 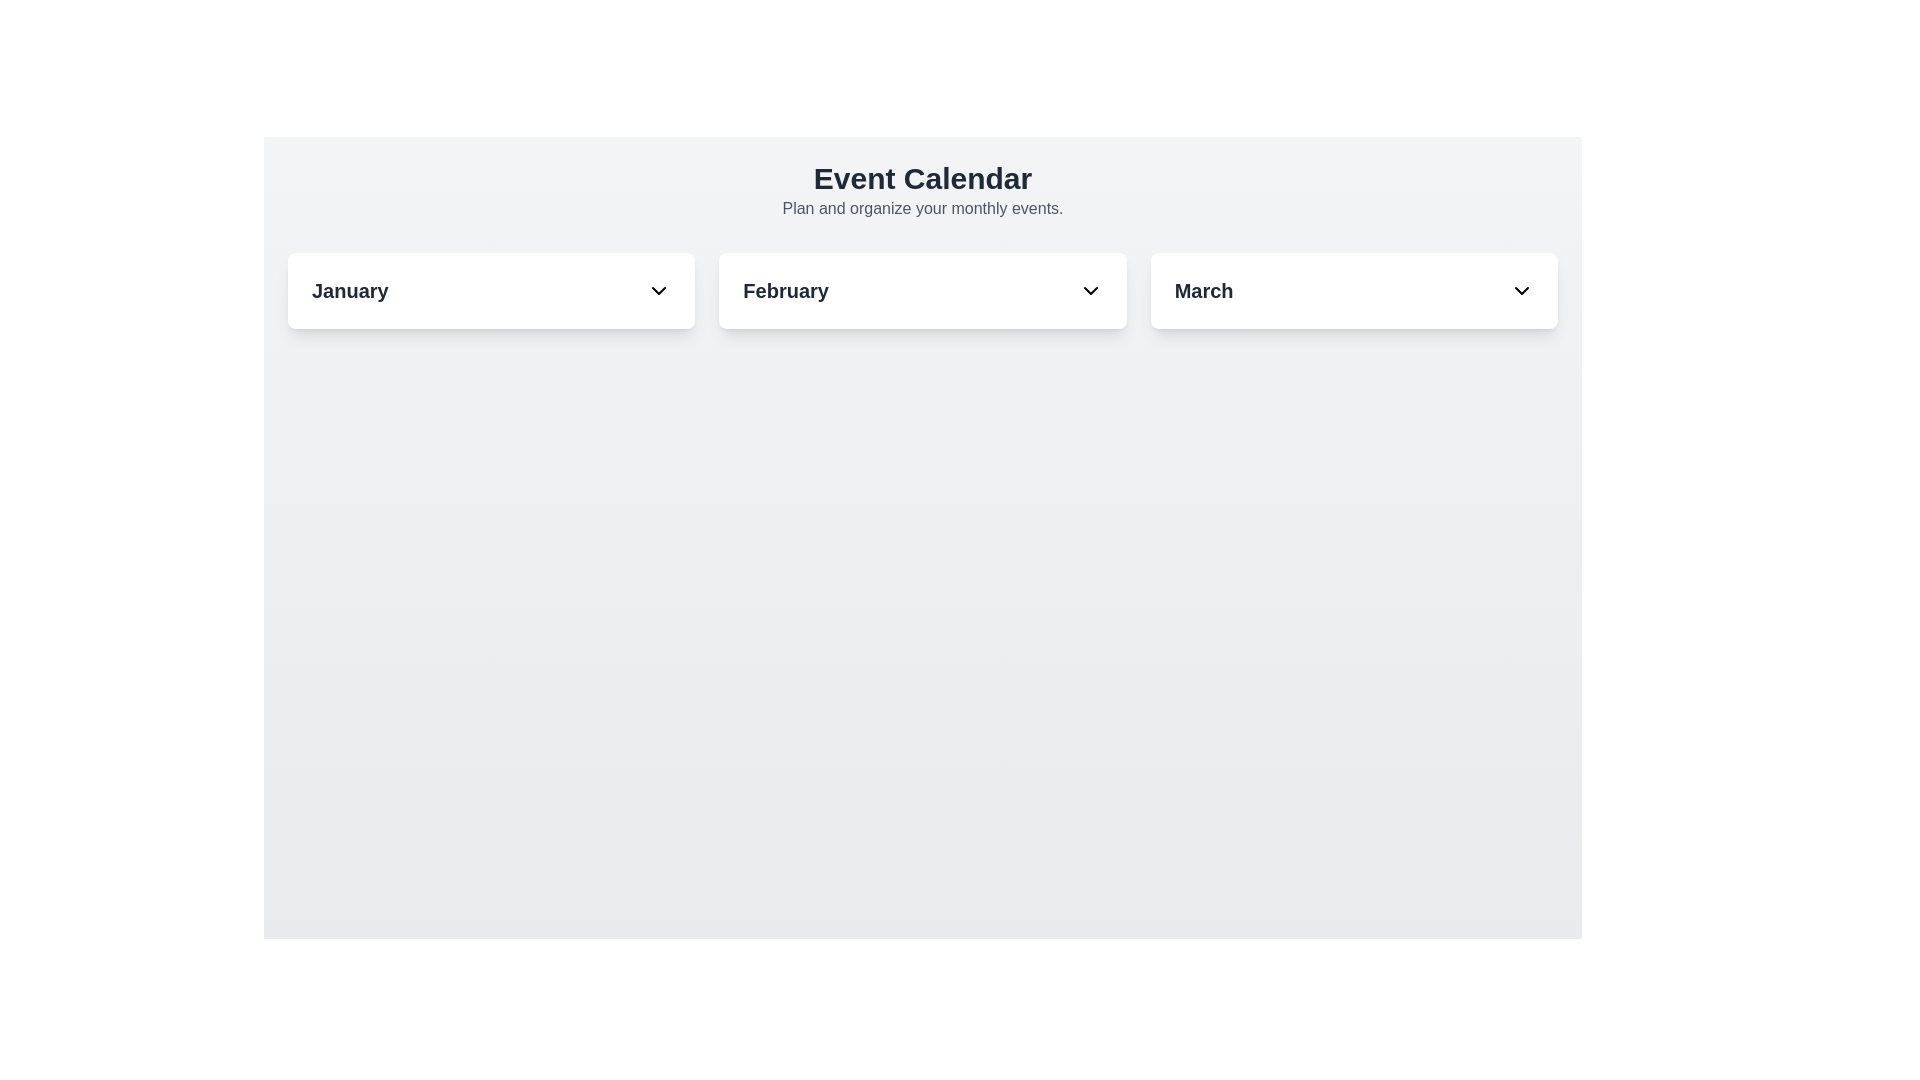 What do you see at coordinates (1520, 290) in the screenshot?
I see `the downward-pointing chevron icon with a black outline, located on the right side of the 'March' dropdown button` at bounding box center [1520, 290].